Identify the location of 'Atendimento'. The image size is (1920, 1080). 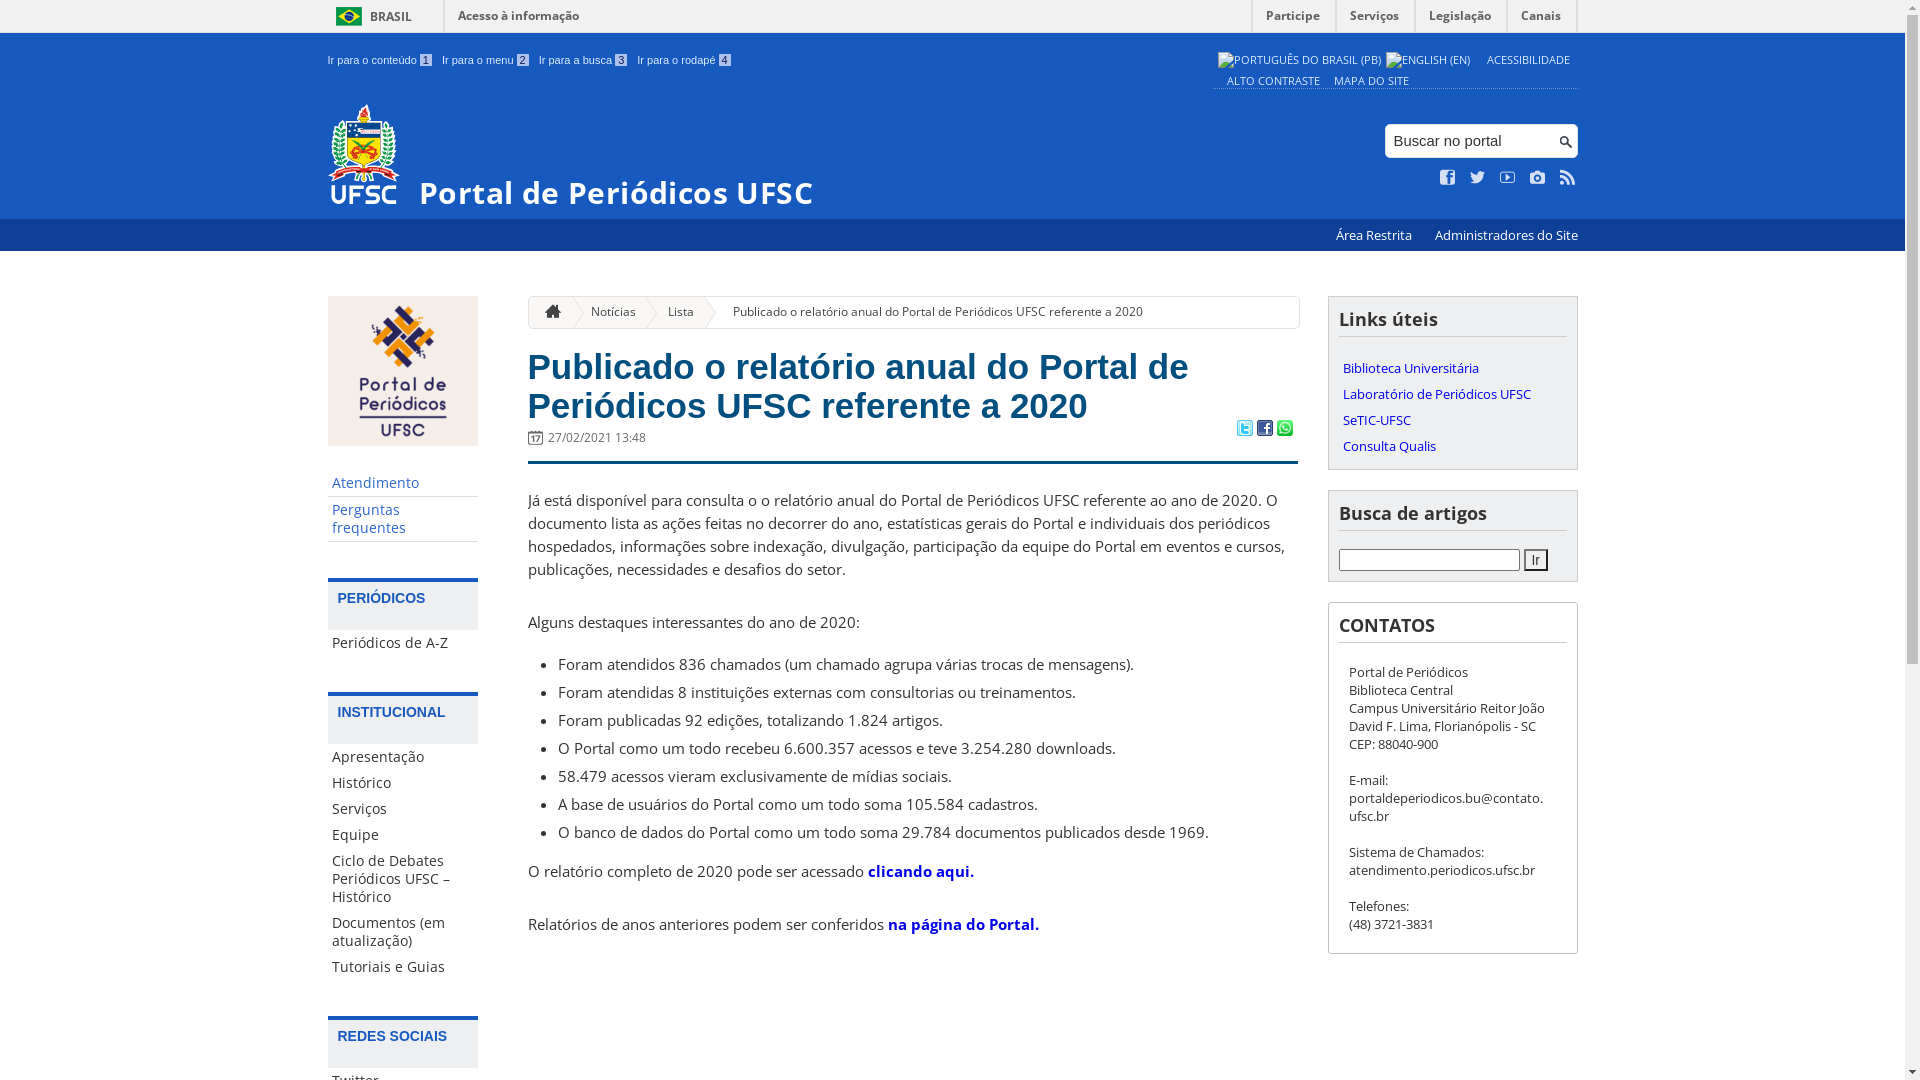
(402, 483).